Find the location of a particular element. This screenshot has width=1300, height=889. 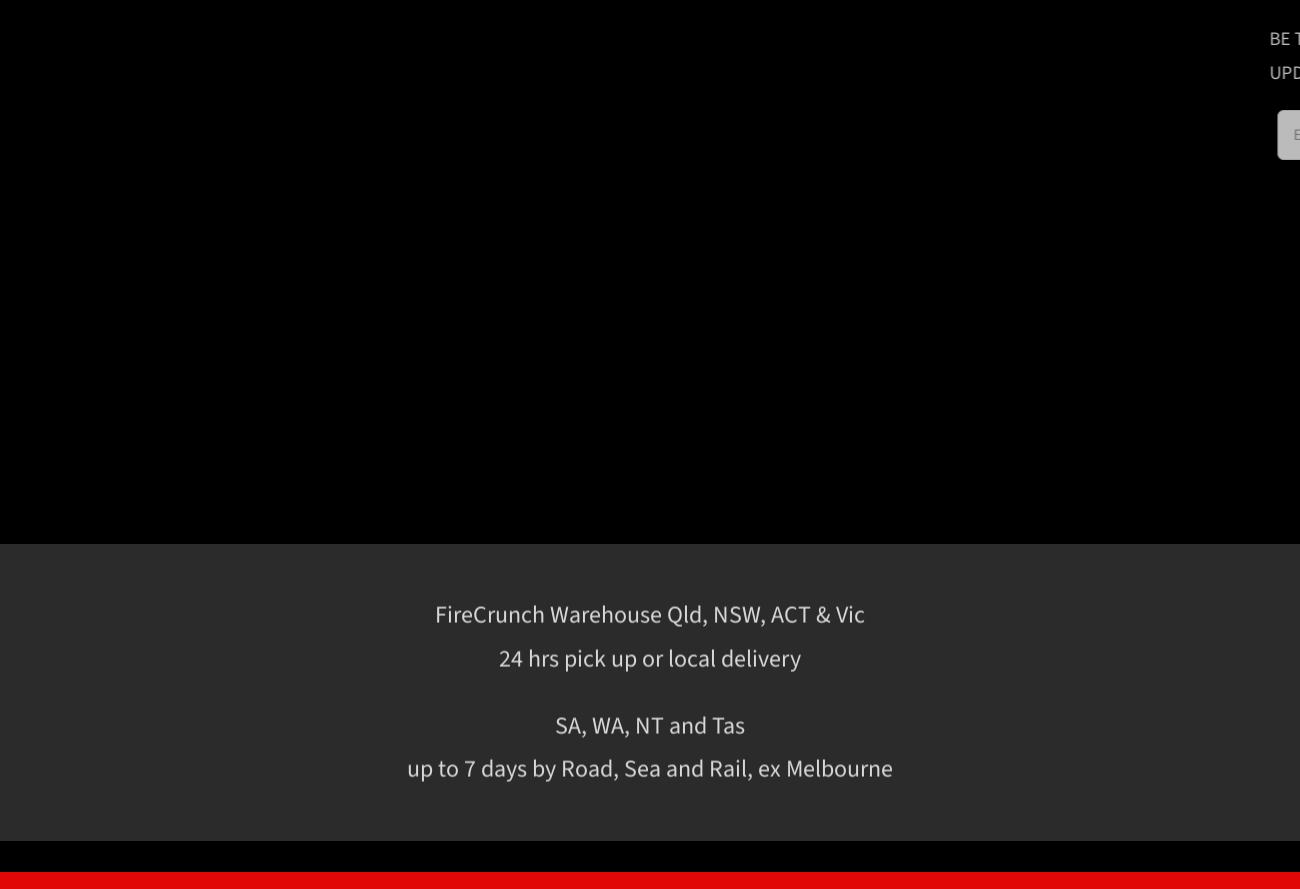

'Quantity Surveyors / Estimators' is located at coordinates (1079, 720).